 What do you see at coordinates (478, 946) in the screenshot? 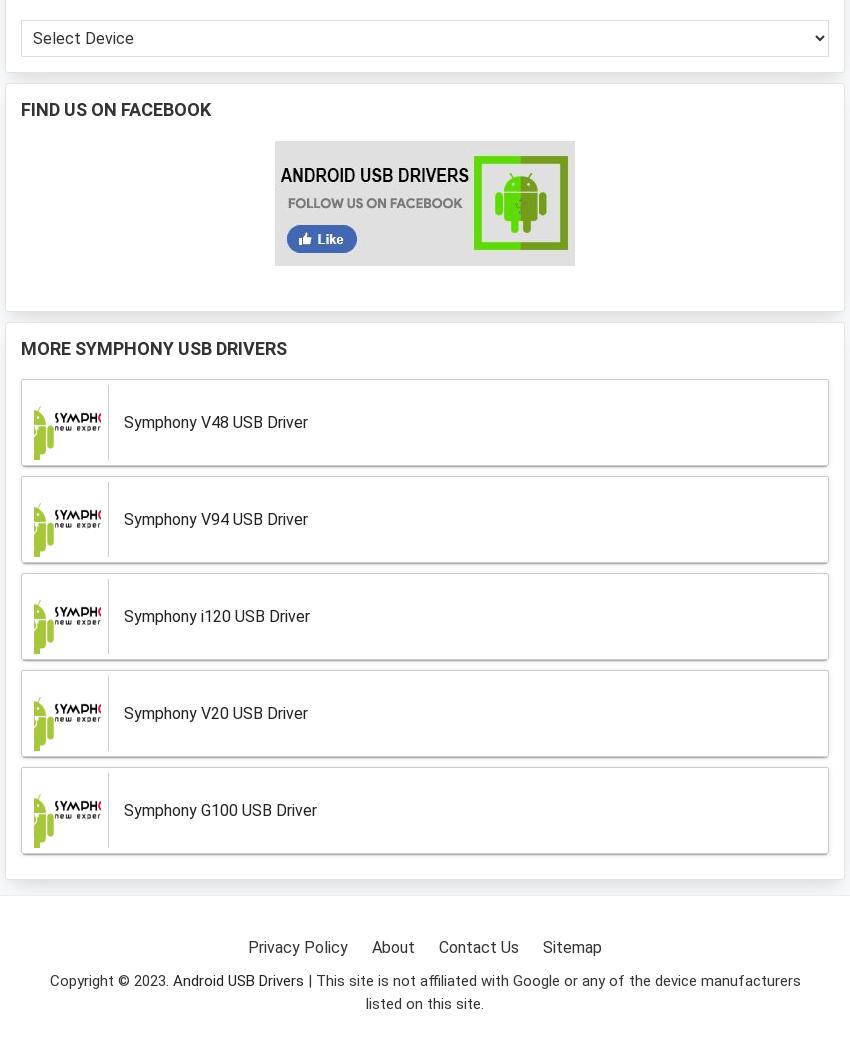
I see `'Contact Us'` at bounding box center [478, 946].